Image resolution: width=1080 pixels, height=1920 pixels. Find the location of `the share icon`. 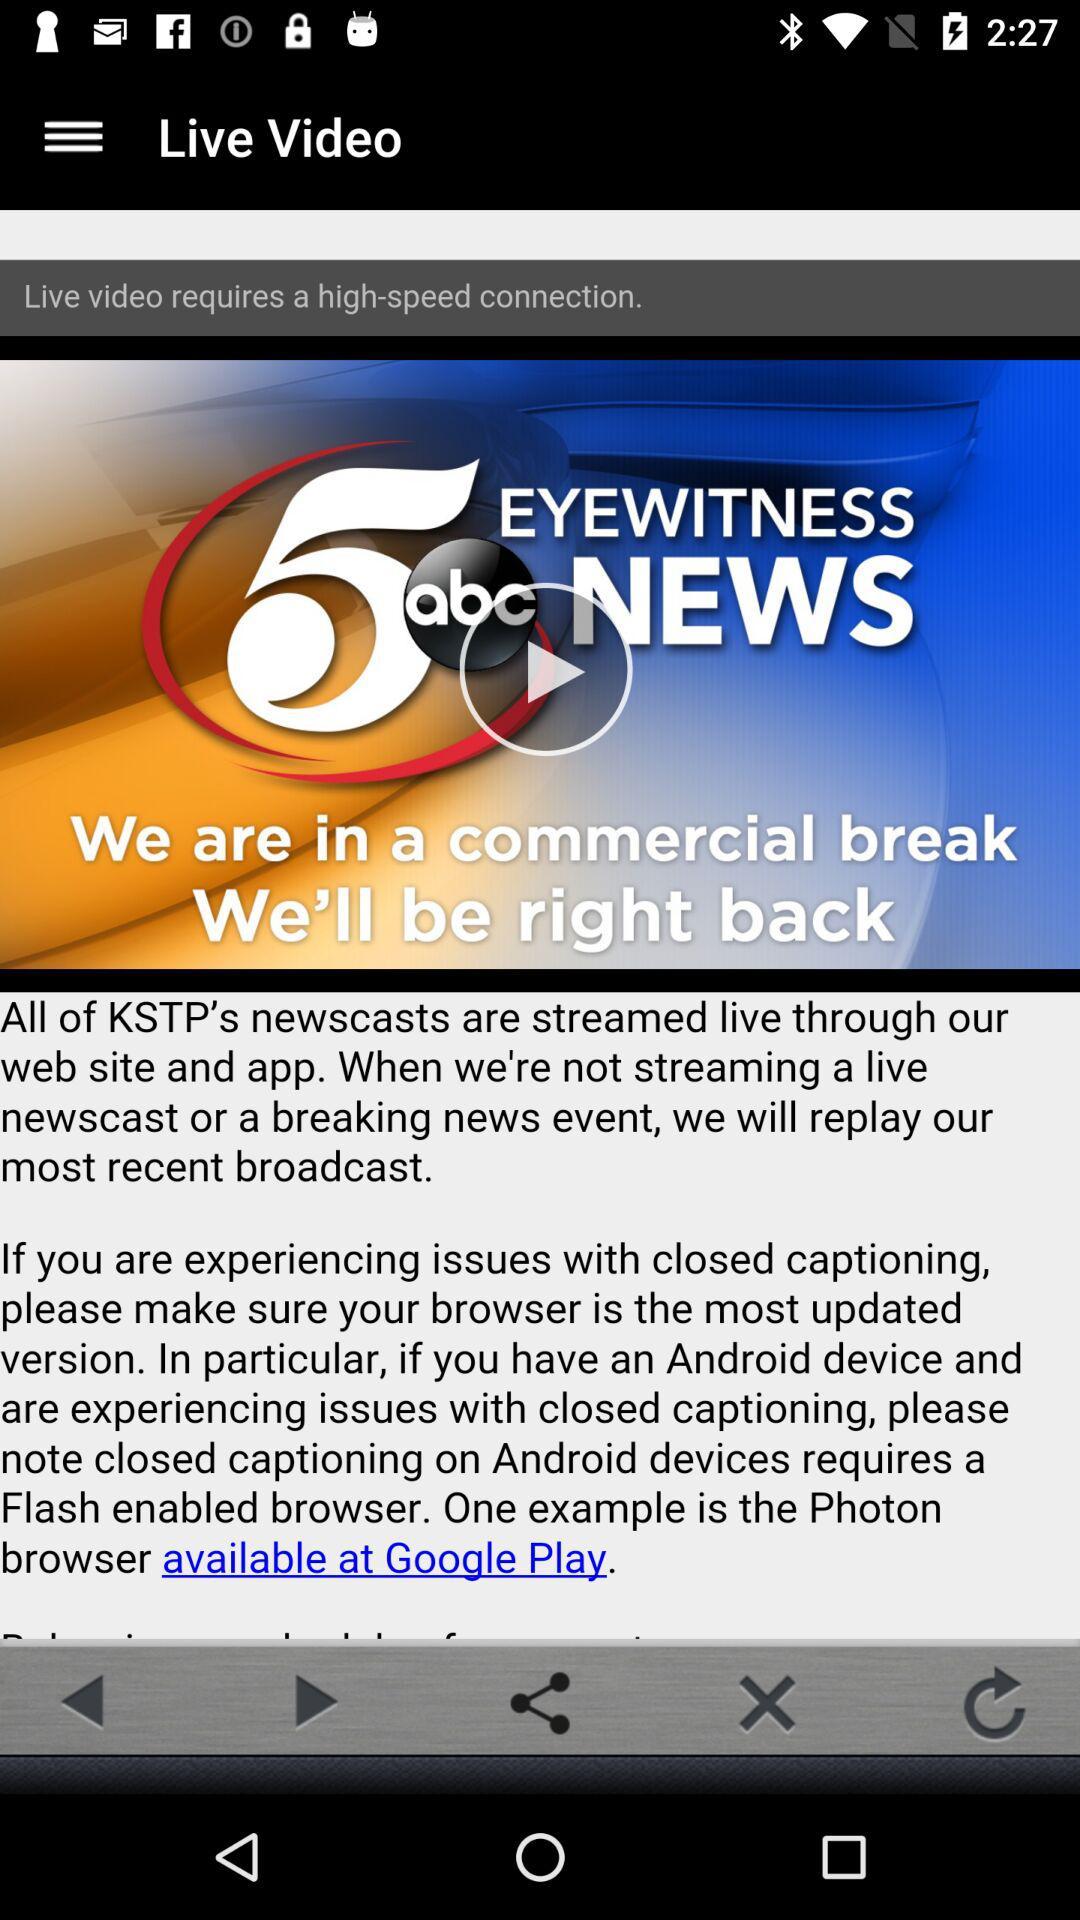

the share icon is located at coordinates (540, 1702).